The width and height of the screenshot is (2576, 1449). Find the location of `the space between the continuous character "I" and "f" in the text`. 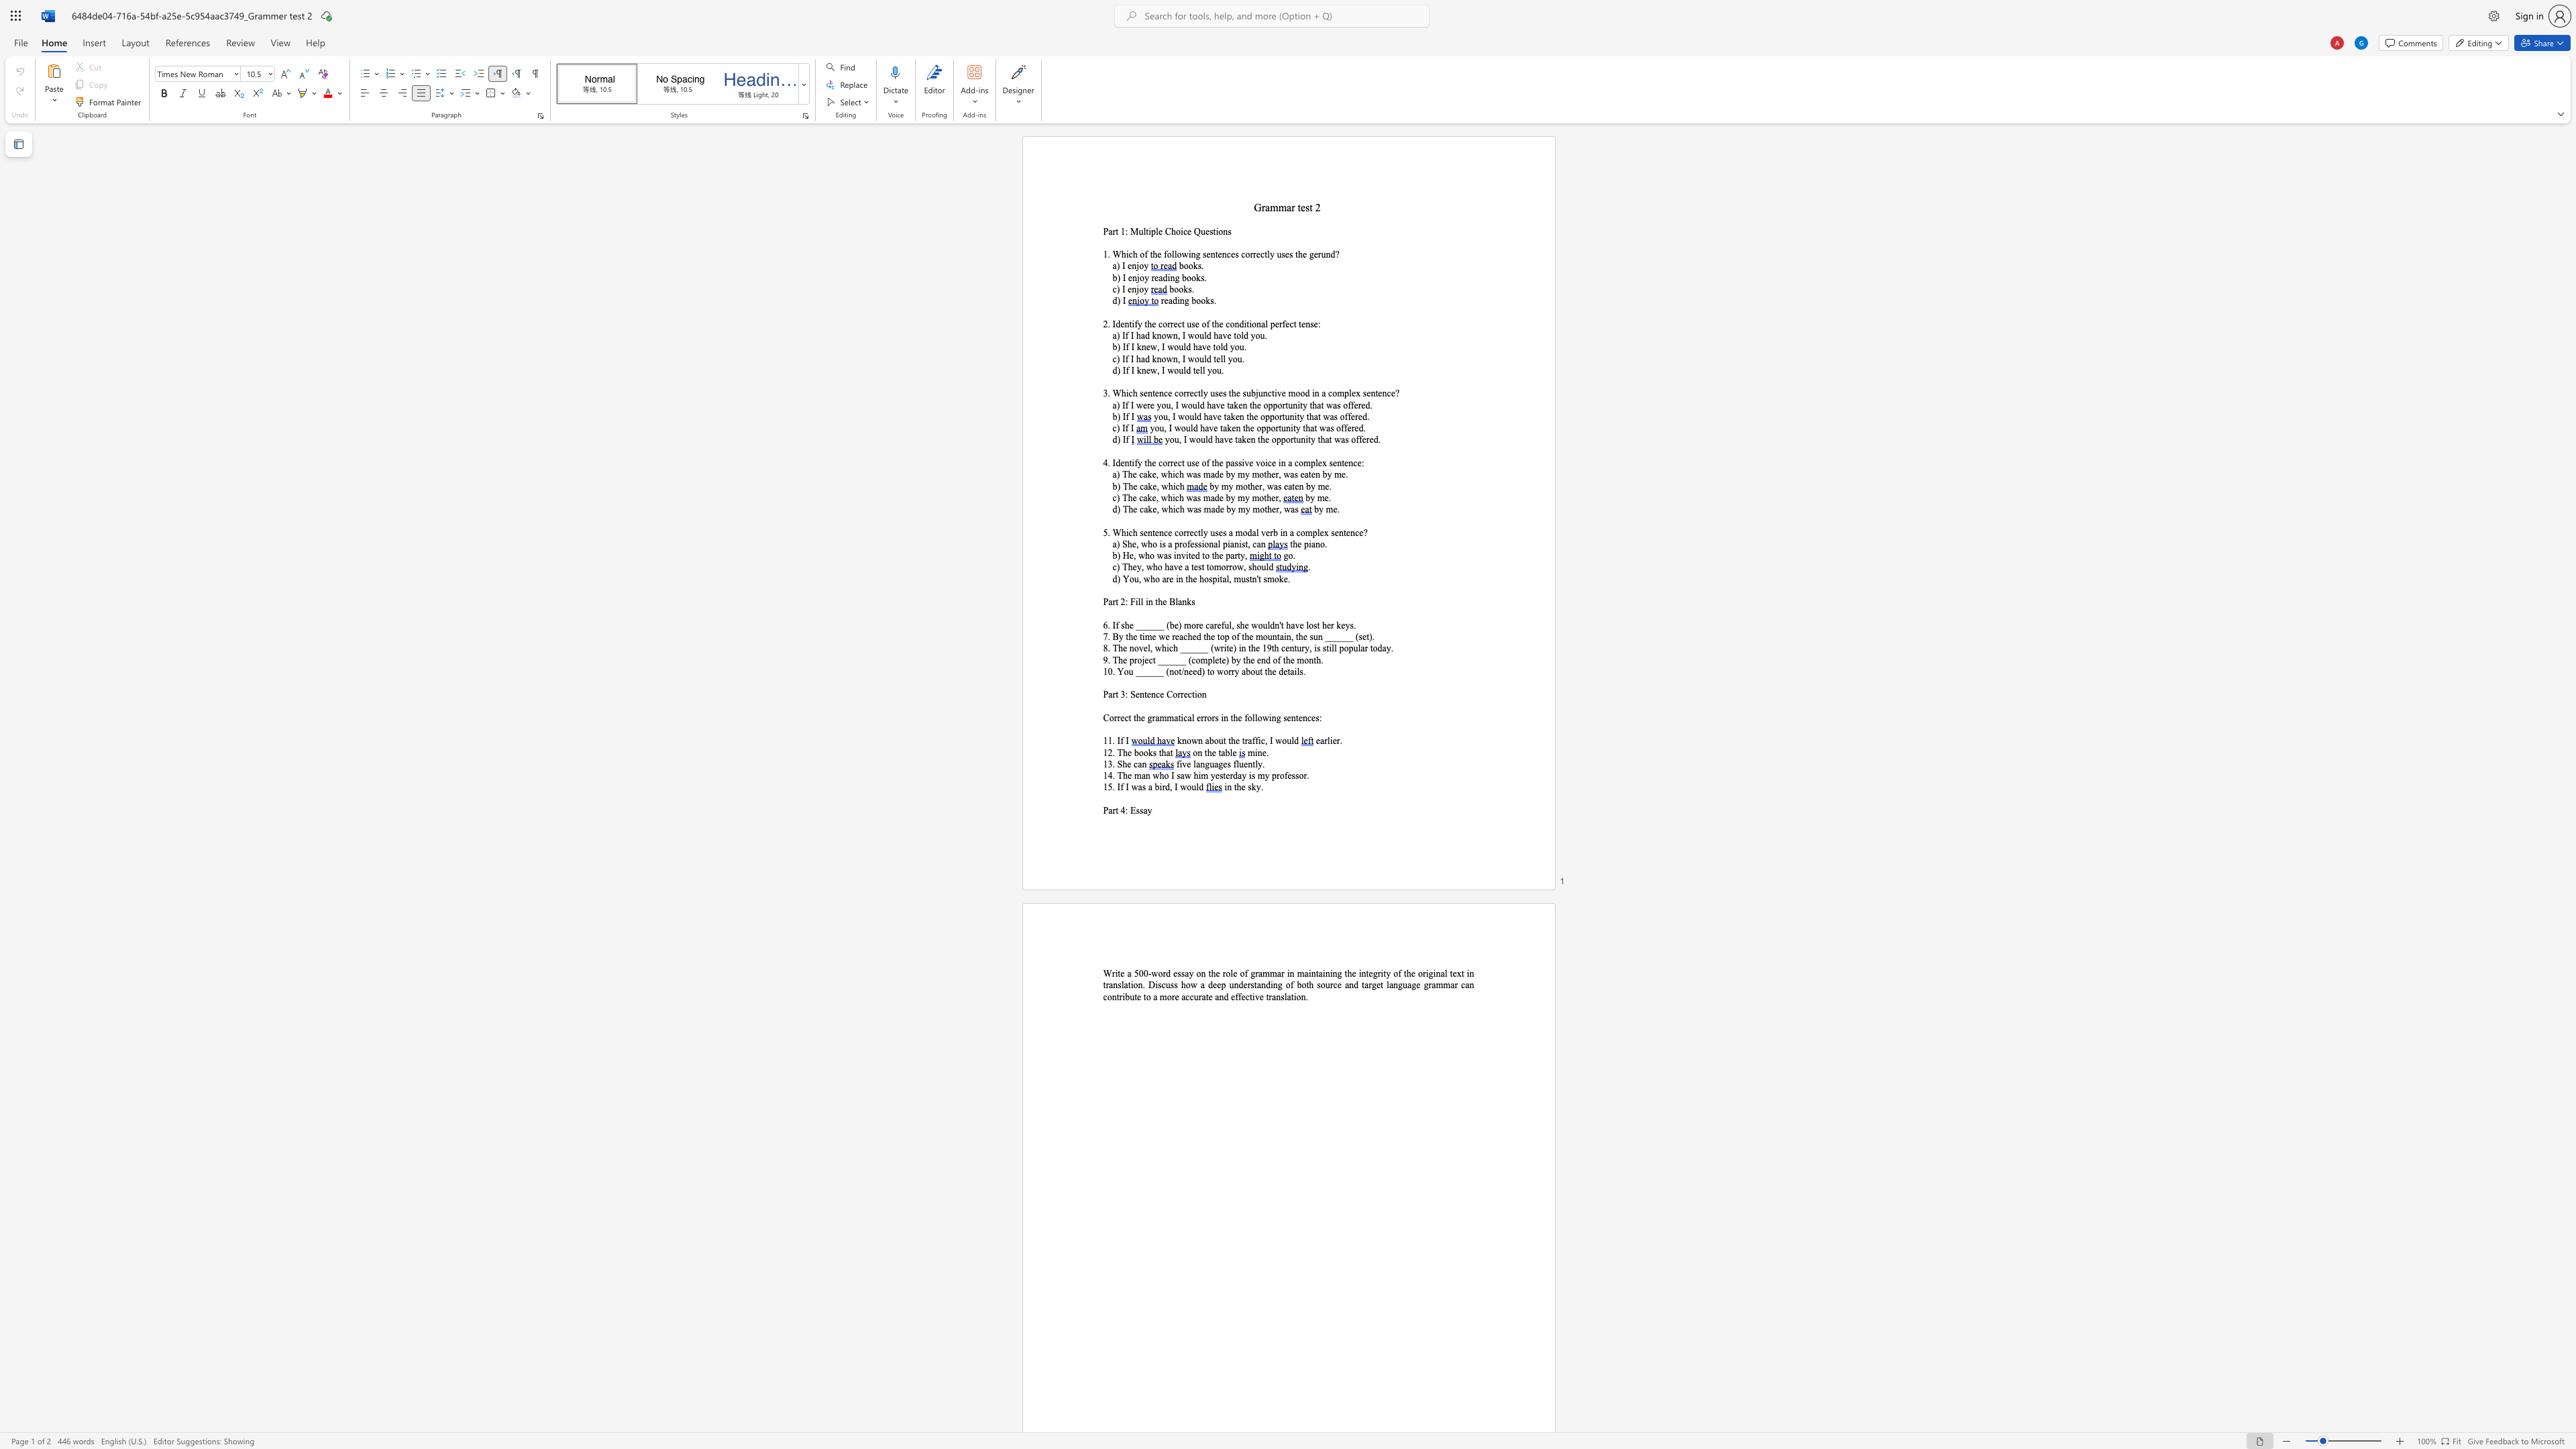

the space between the continuous character "I" and "f" in the text is located at coordinates (1124, 427).